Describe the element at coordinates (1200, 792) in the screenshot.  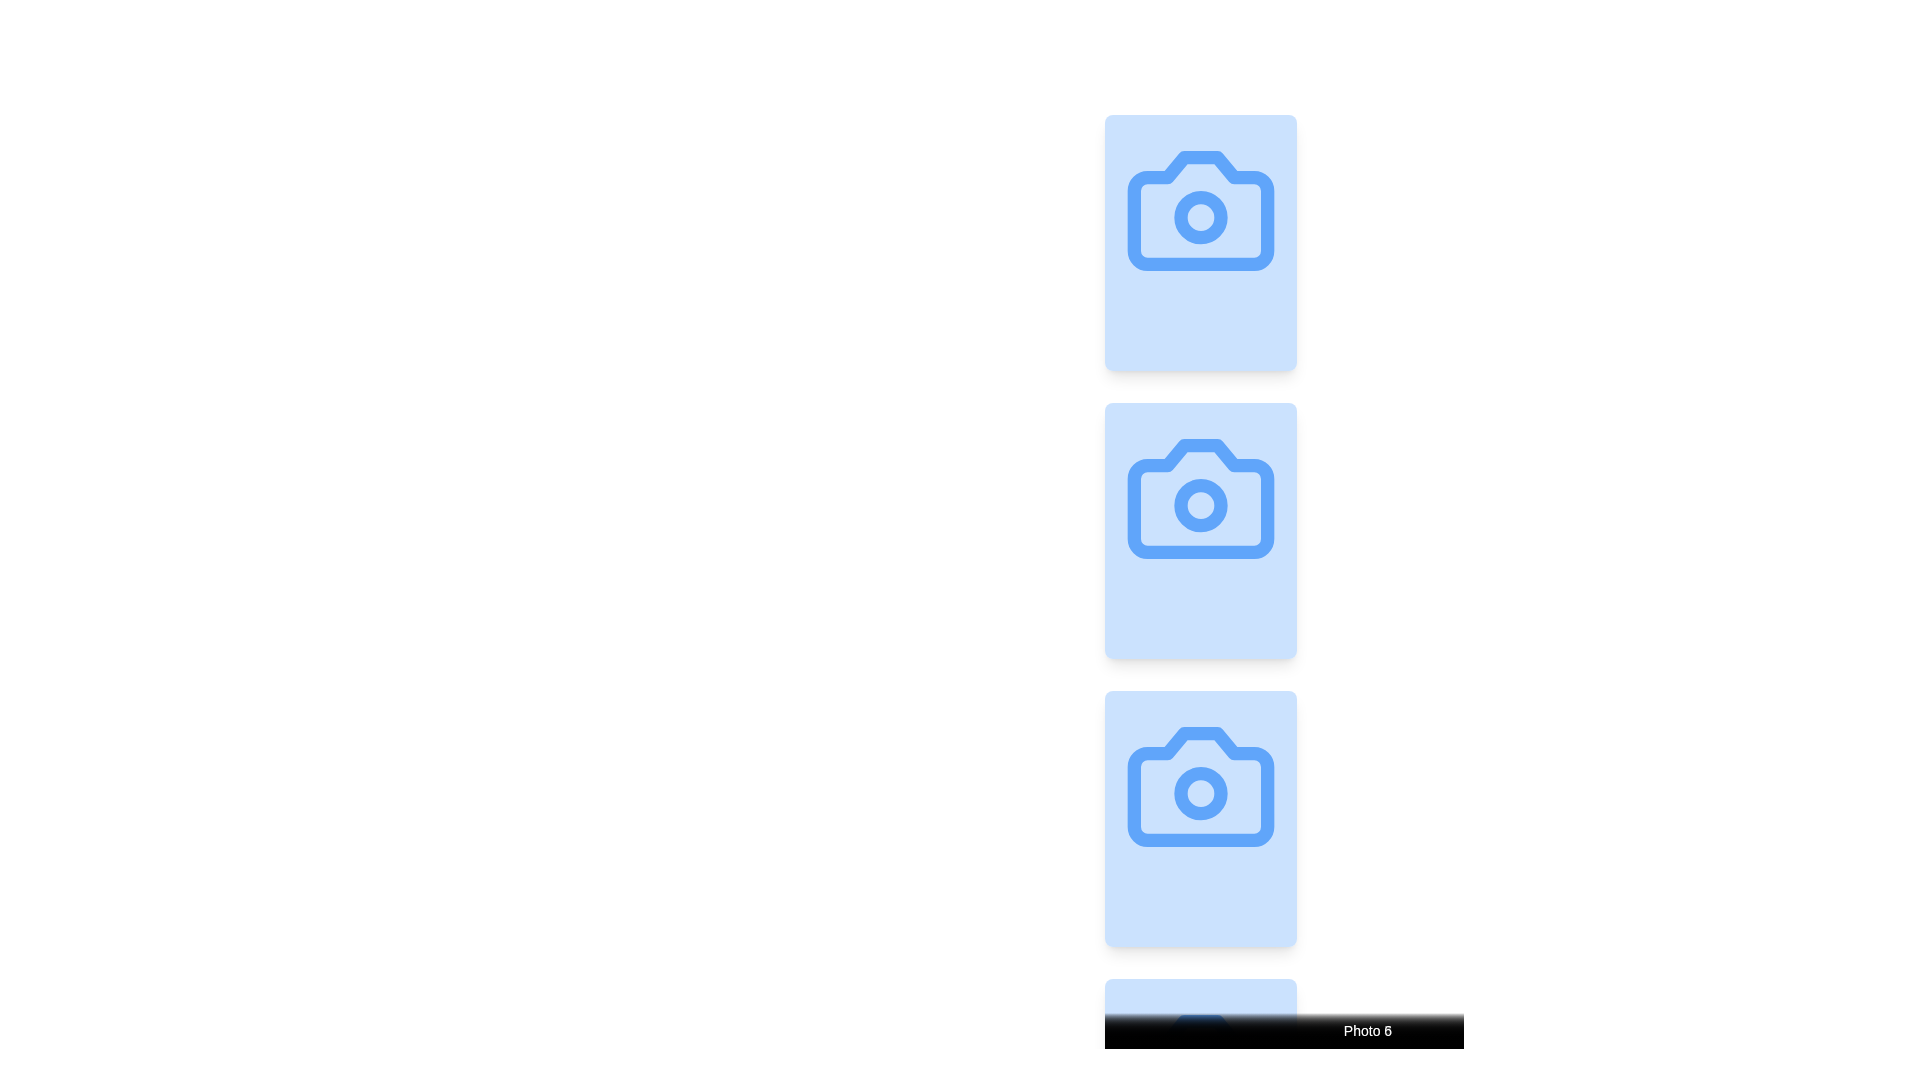
I see `the small circular SVG element that represents the lens of the camera icon, which is the third in a vertical sequence of camera icons` at that location.